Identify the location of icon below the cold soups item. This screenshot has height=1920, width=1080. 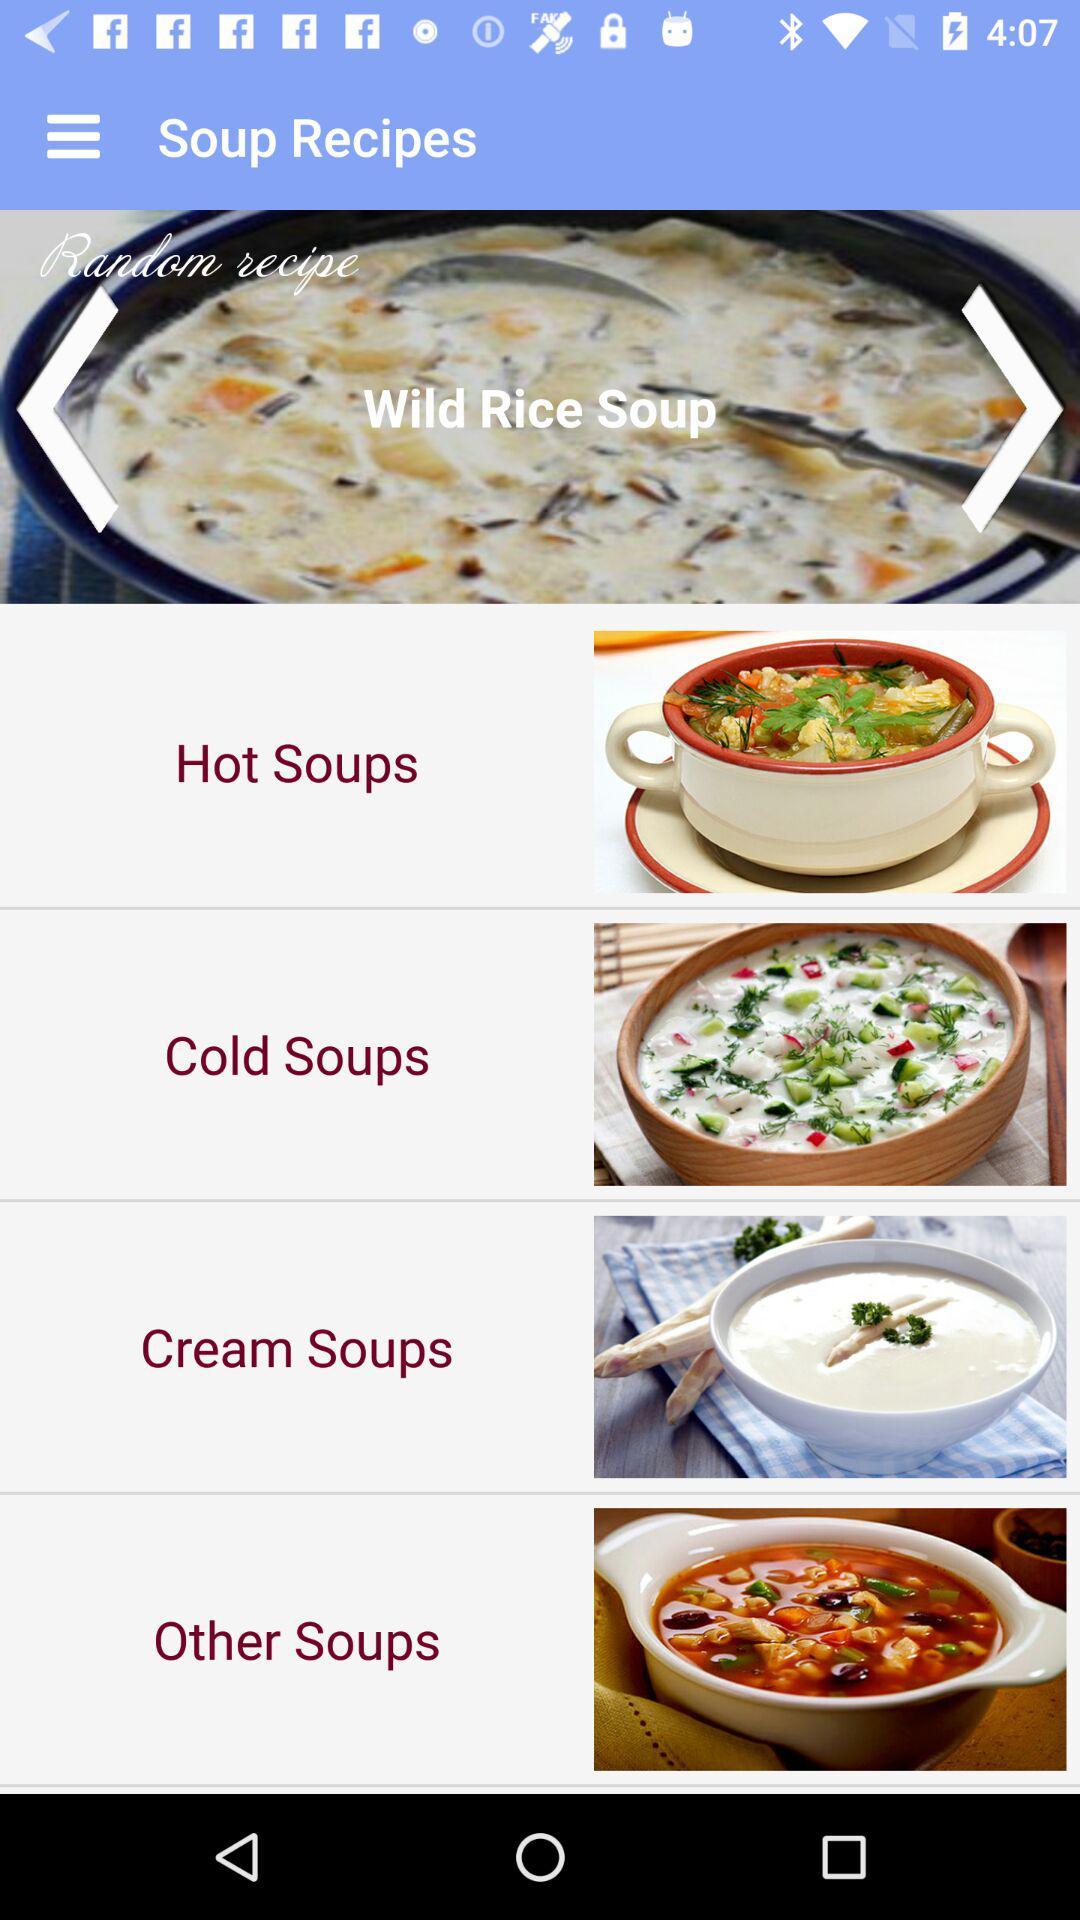
(297, 1346).